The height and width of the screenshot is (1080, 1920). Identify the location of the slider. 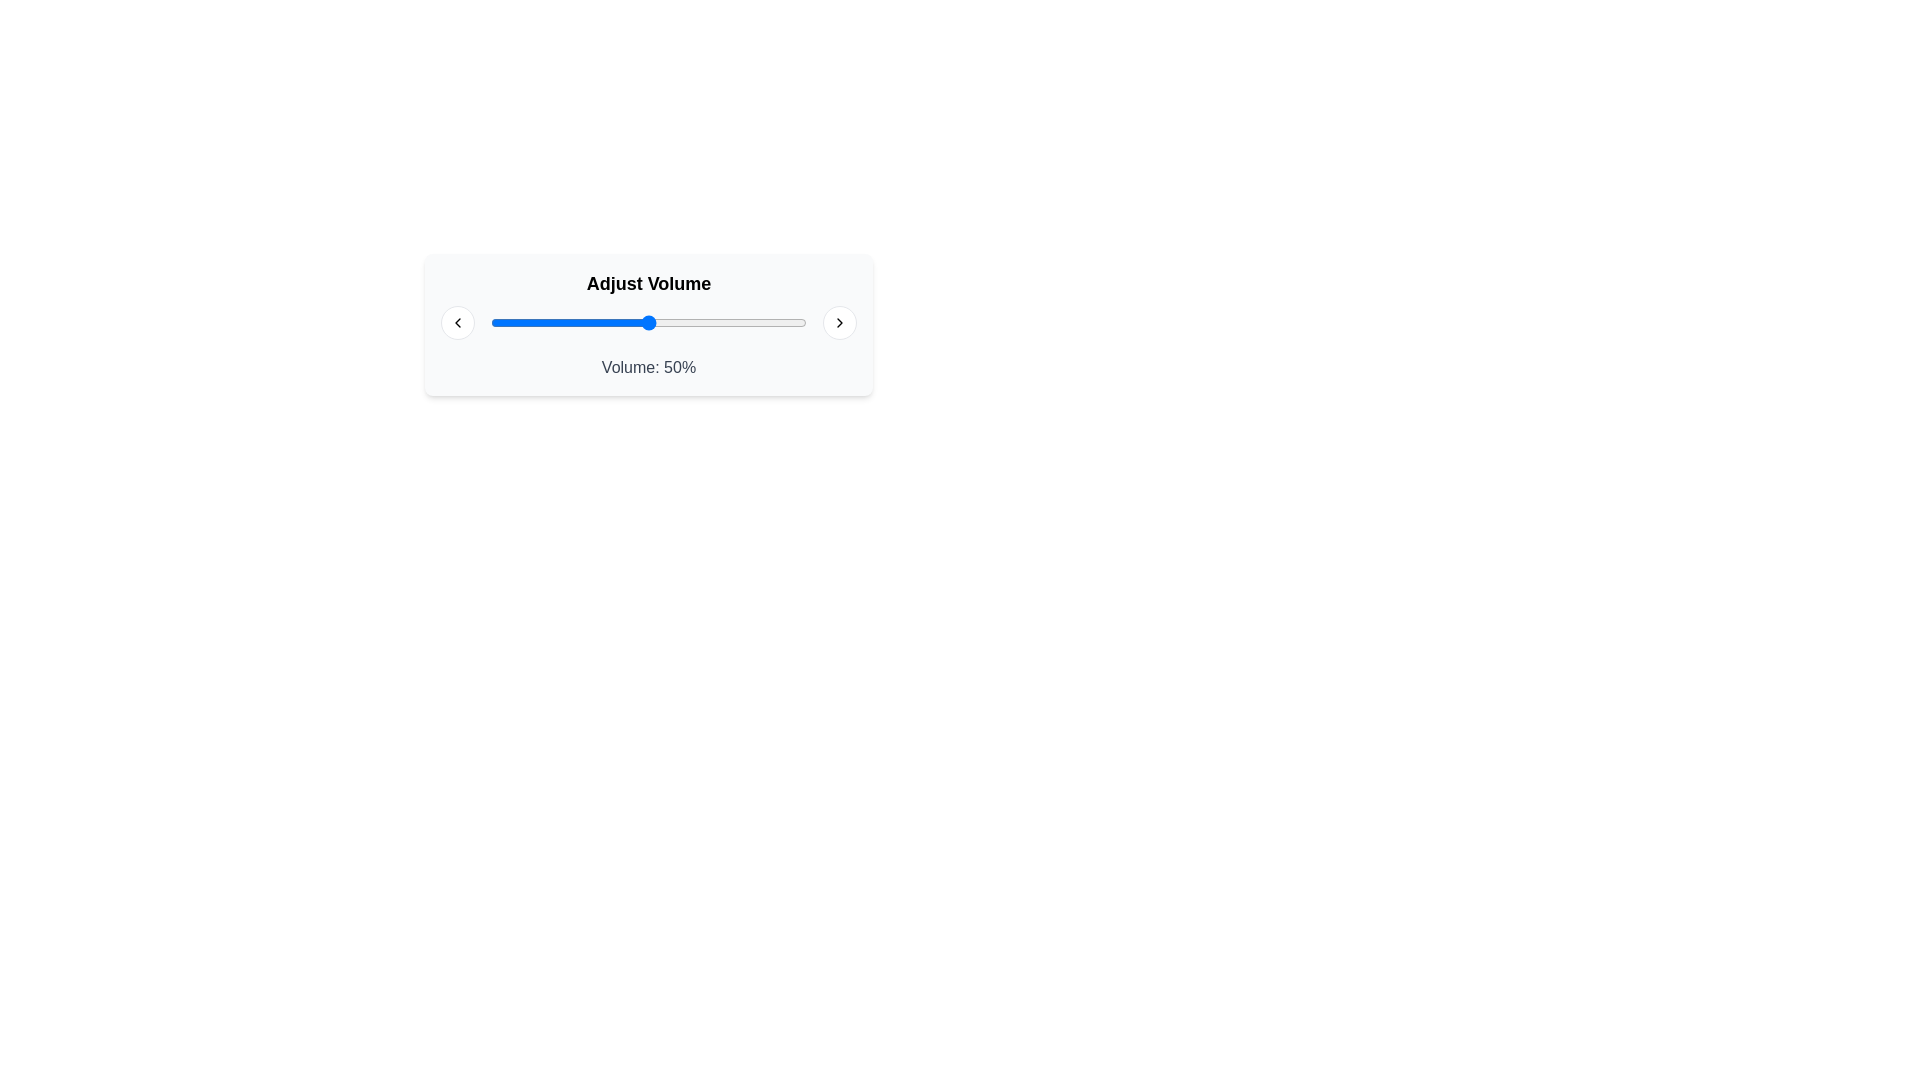
(771, 322).